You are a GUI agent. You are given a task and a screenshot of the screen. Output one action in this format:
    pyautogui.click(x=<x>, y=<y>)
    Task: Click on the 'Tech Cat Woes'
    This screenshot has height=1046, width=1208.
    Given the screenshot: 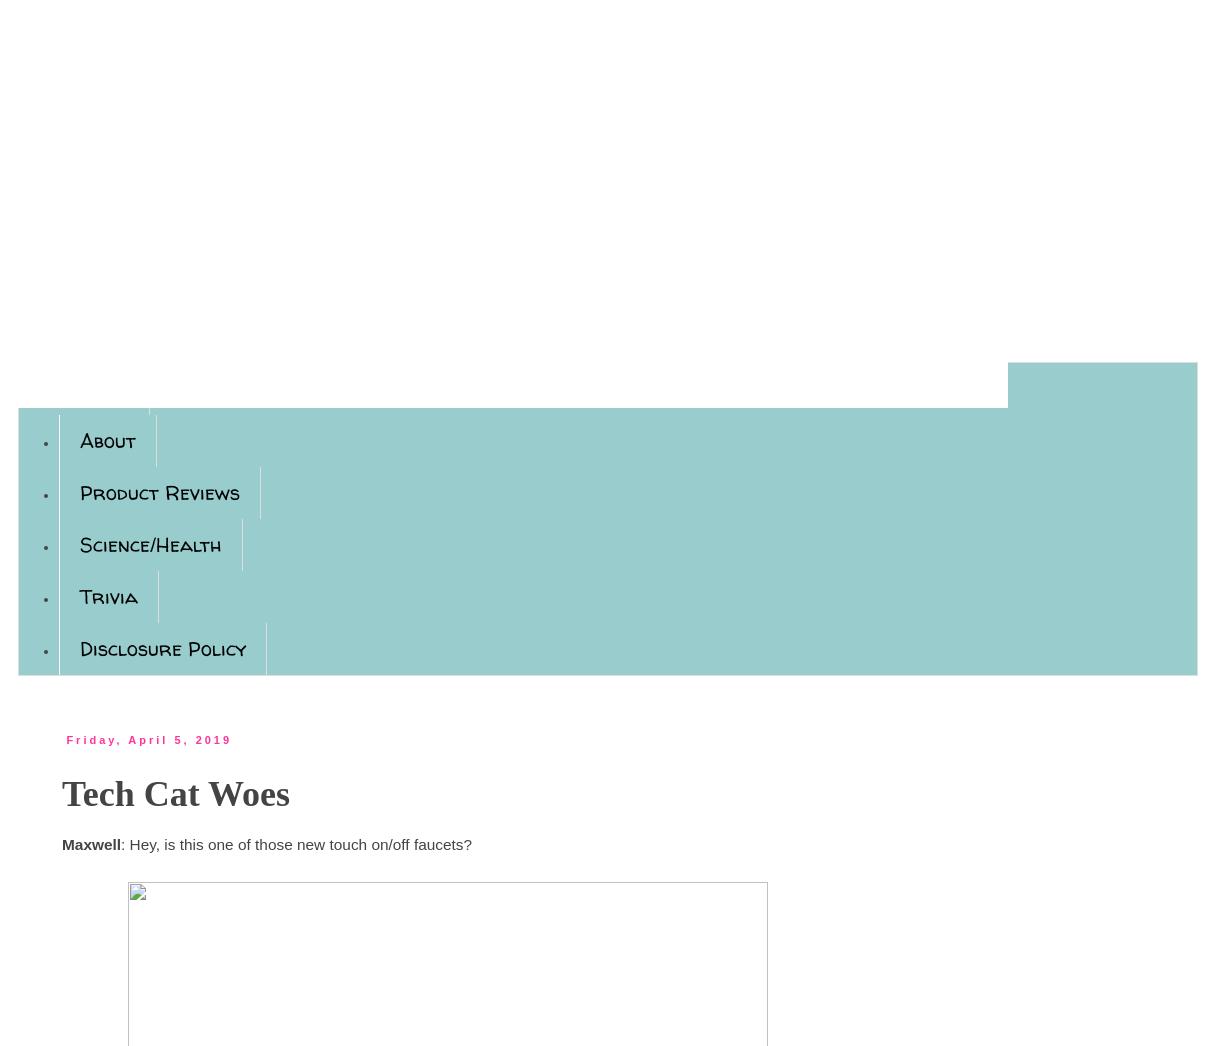 What is the action you would take?
    pyautogui.click(x=176, y=794)
    